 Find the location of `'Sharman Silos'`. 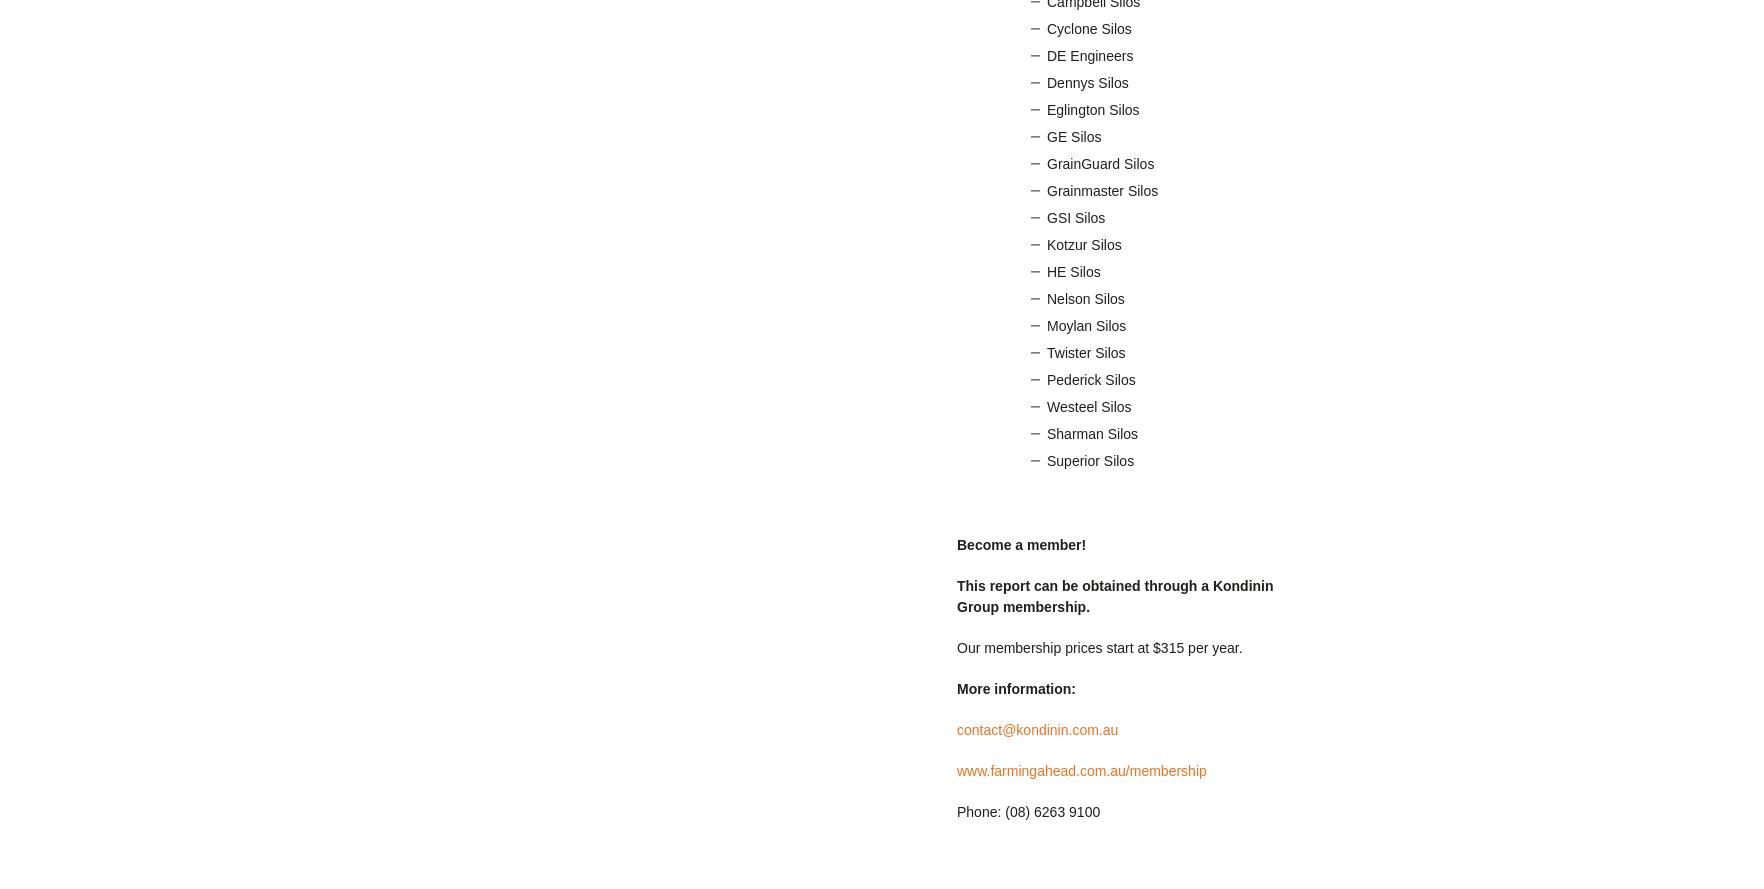

'Sharman Silos' is located at coordinates (1092, 434).